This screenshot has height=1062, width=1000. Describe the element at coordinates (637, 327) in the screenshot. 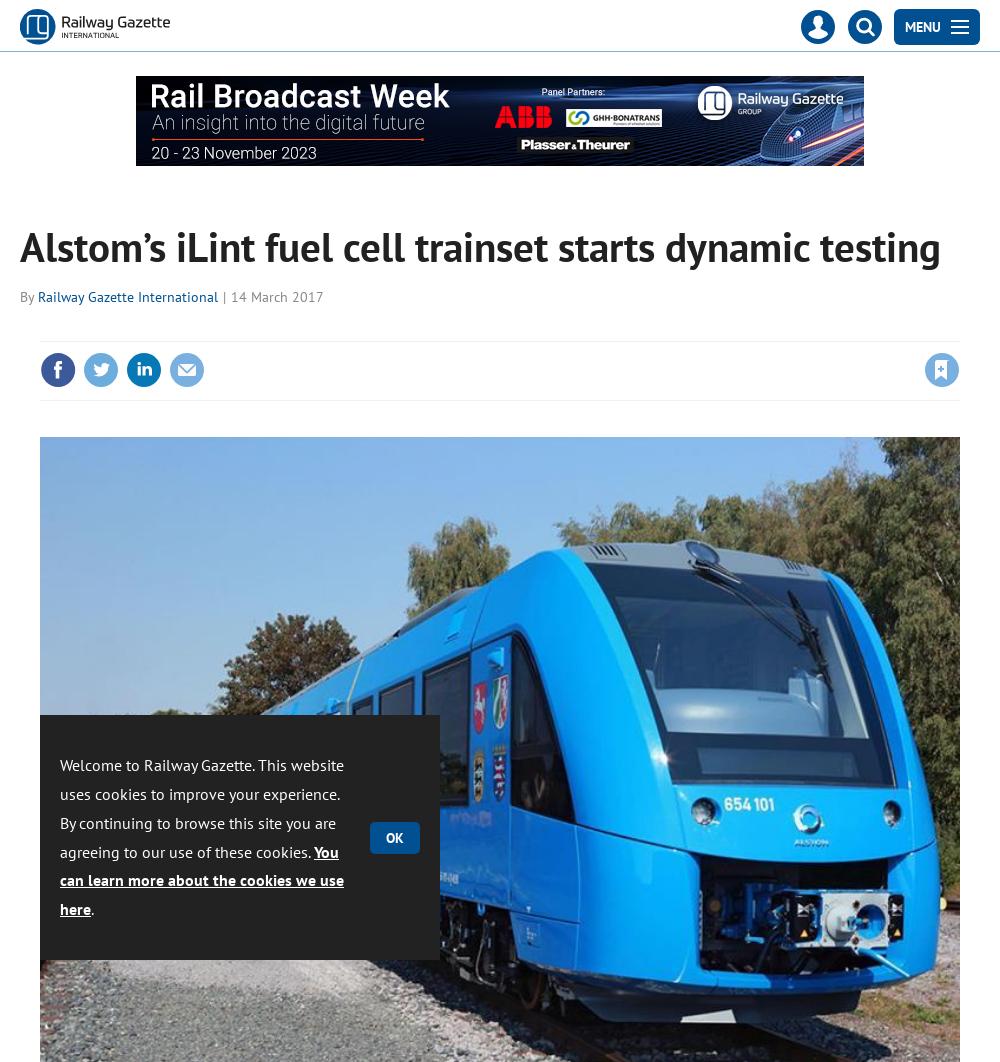

I see `'Please'` at that location.